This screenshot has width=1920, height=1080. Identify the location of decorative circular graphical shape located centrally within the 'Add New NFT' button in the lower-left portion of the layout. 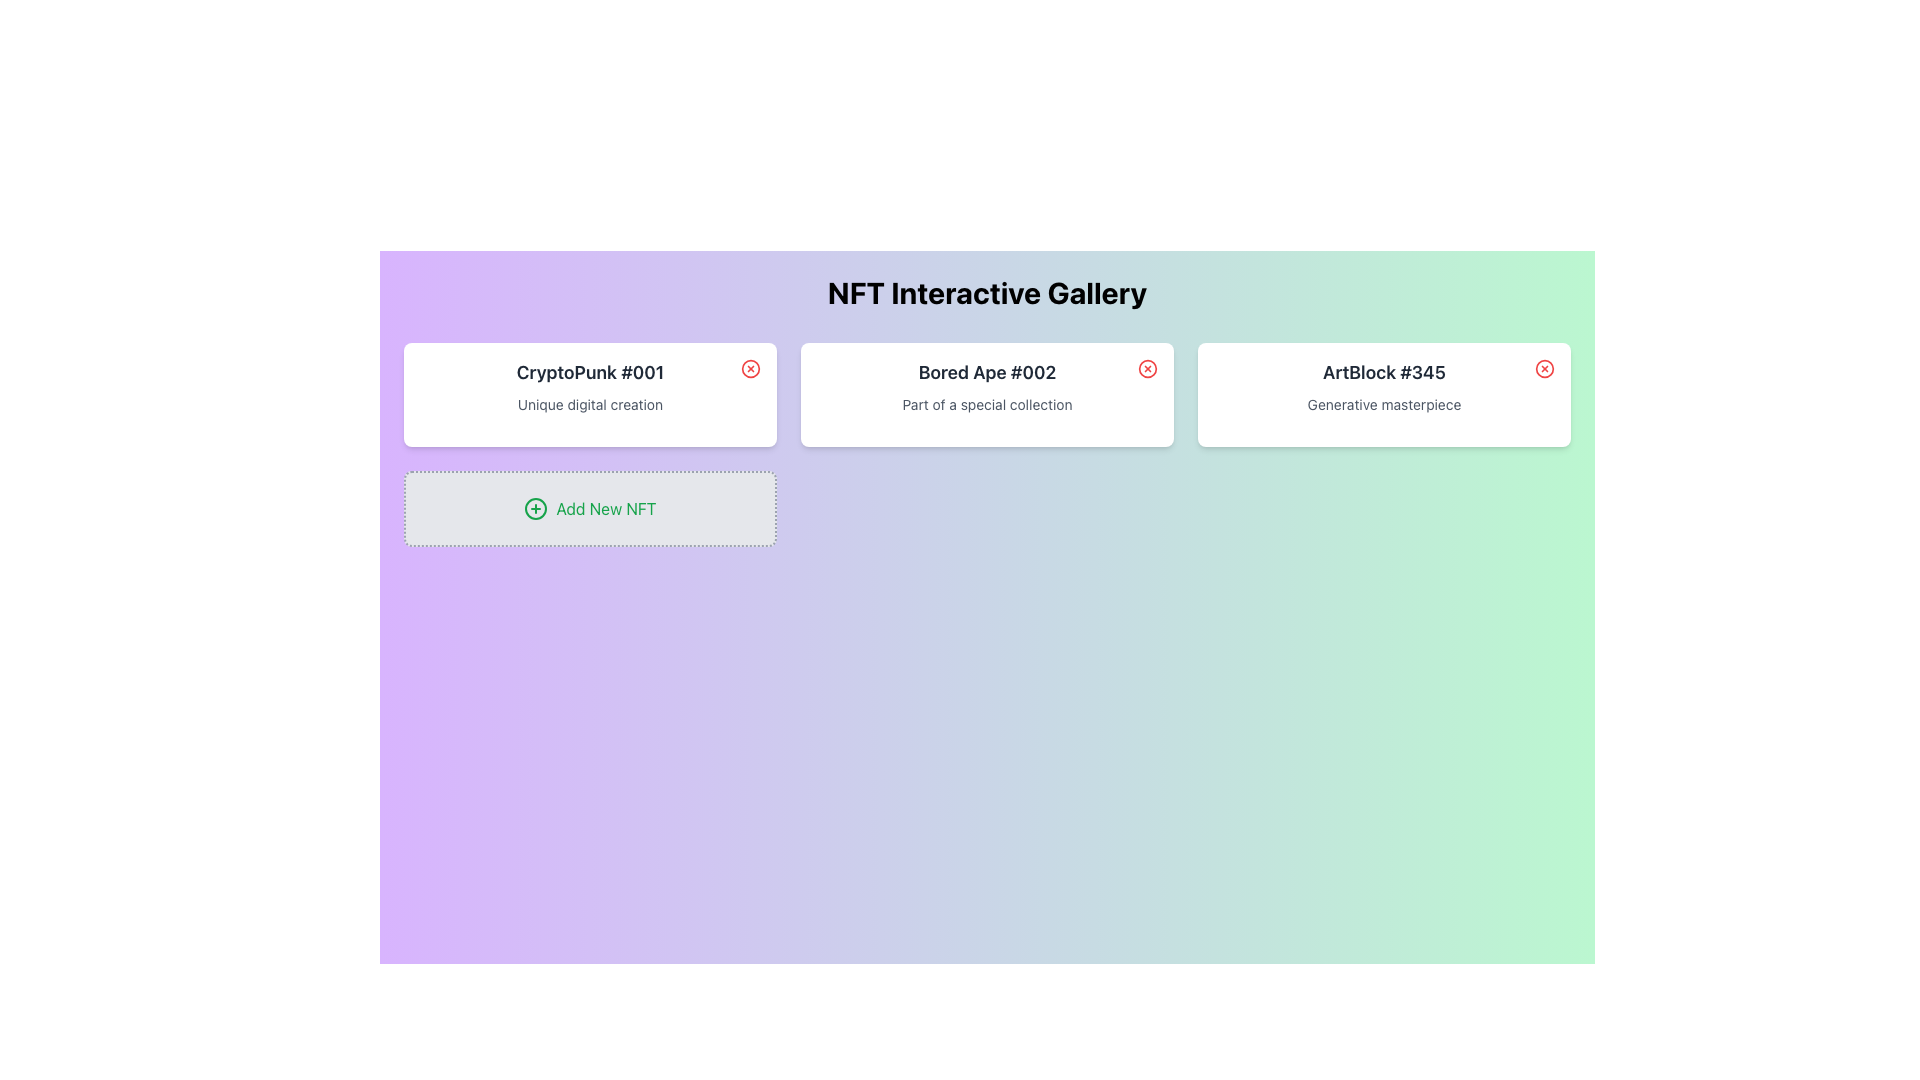
(536, 508).